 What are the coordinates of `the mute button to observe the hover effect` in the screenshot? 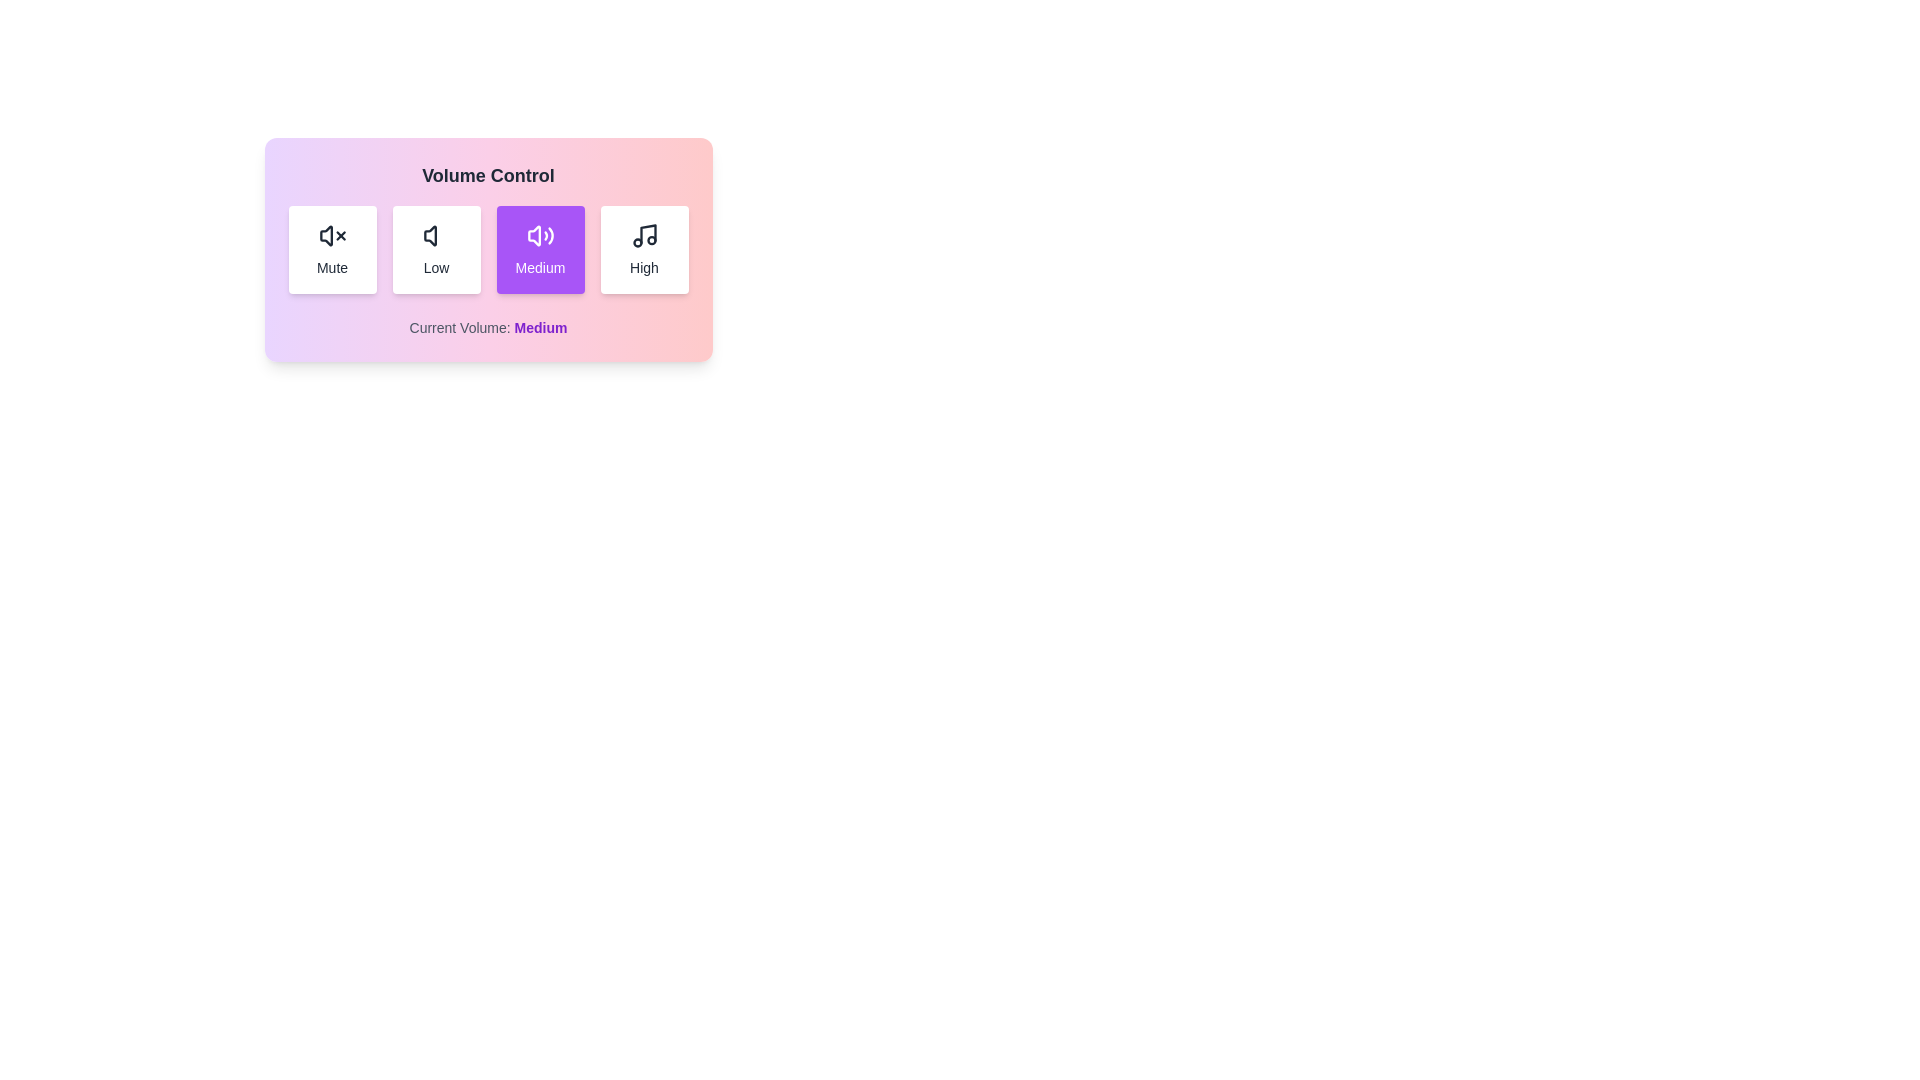 It's located at (332, 249).